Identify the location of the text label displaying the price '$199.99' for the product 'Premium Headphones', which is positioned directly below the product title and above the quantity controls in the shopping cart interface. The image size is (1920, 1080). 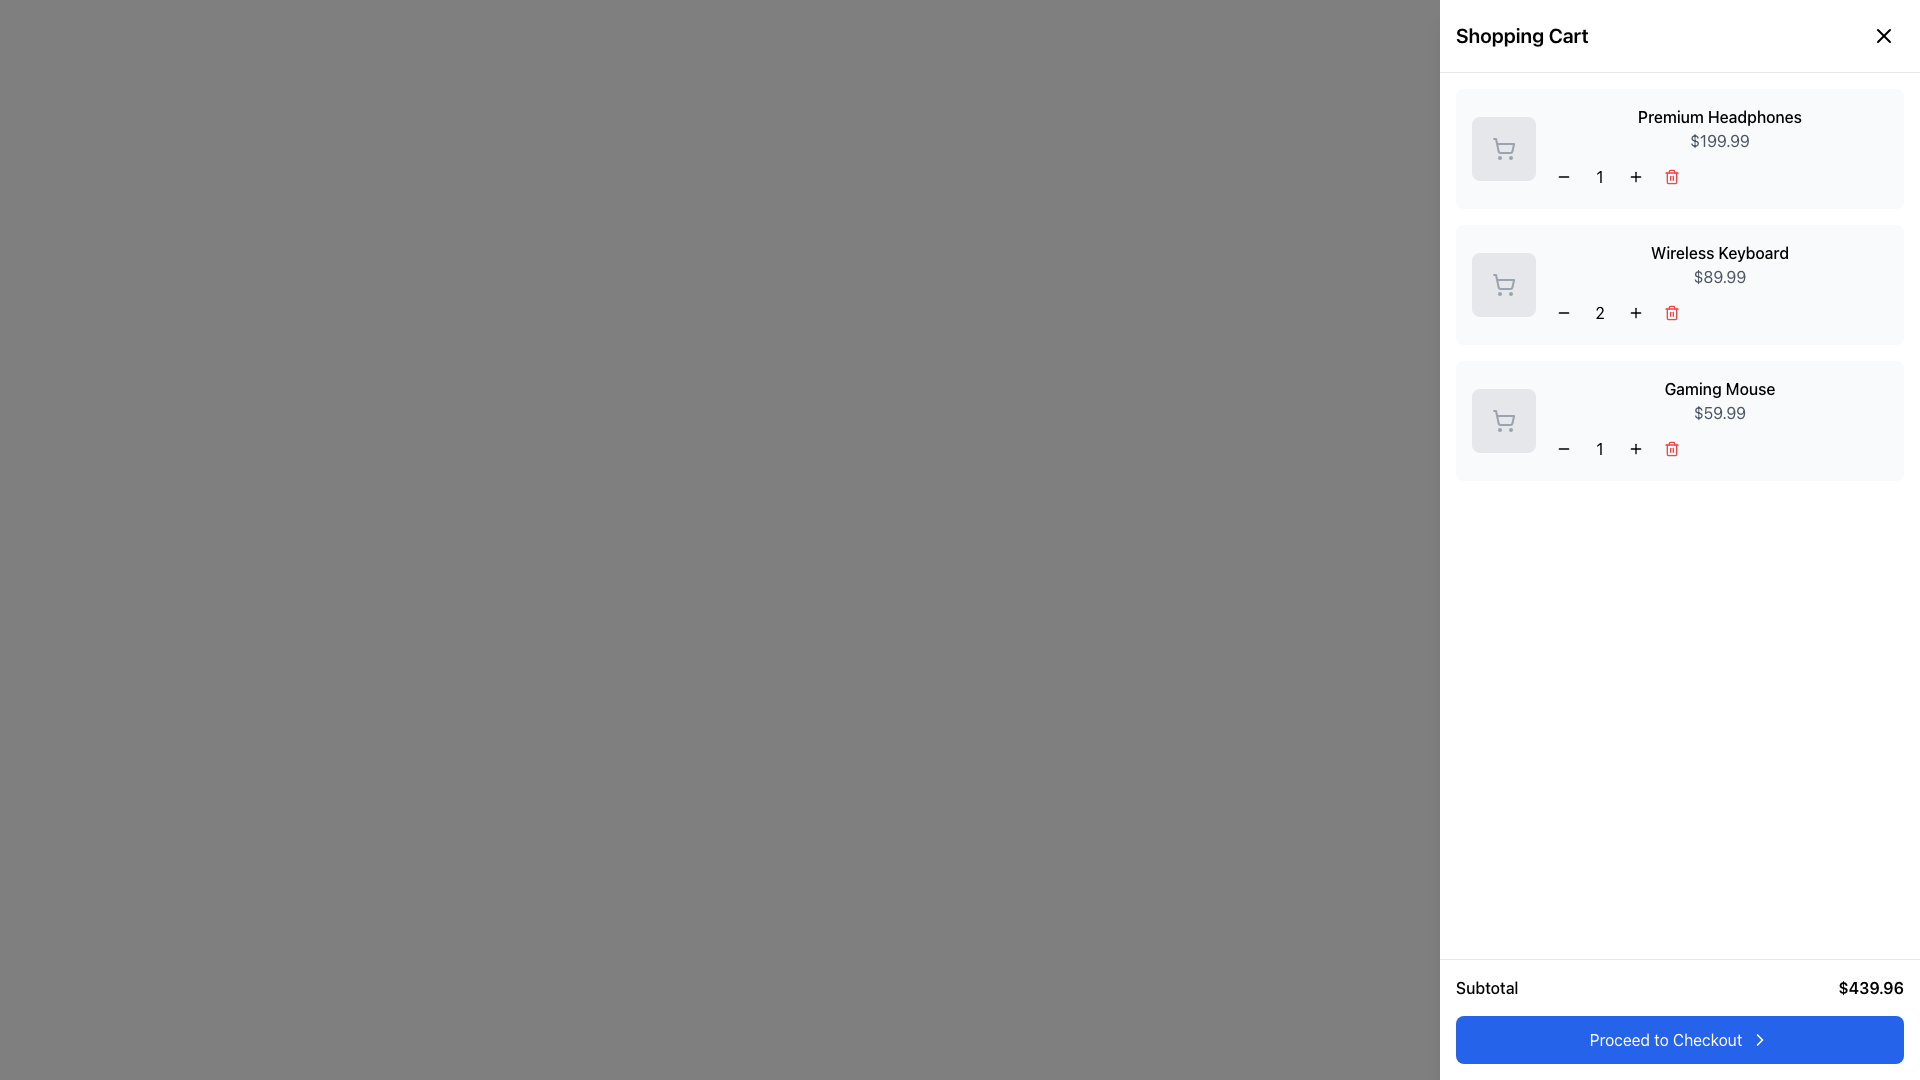
(1718, 140).